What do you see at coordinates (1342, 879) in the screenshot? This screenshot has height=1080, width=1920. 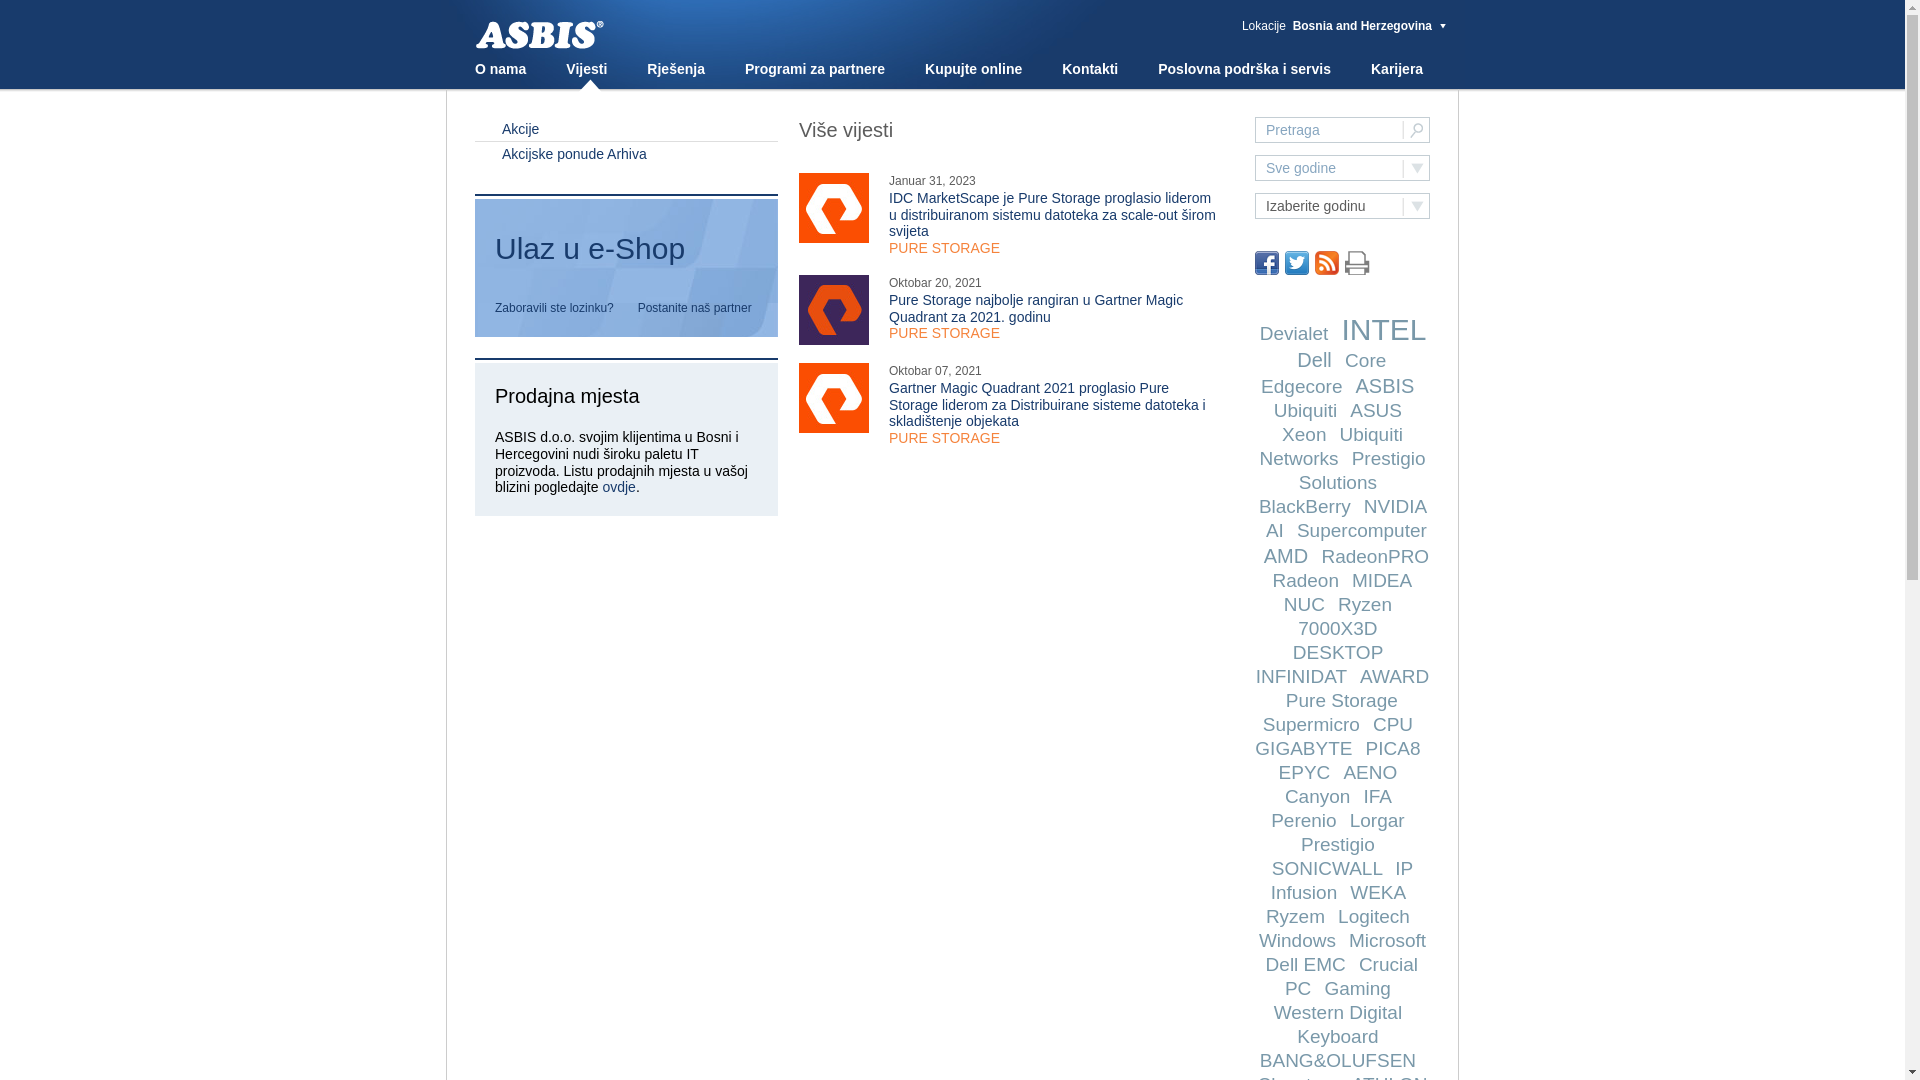 I see `'IP Infusion'` at bounding box center [1342, 879].